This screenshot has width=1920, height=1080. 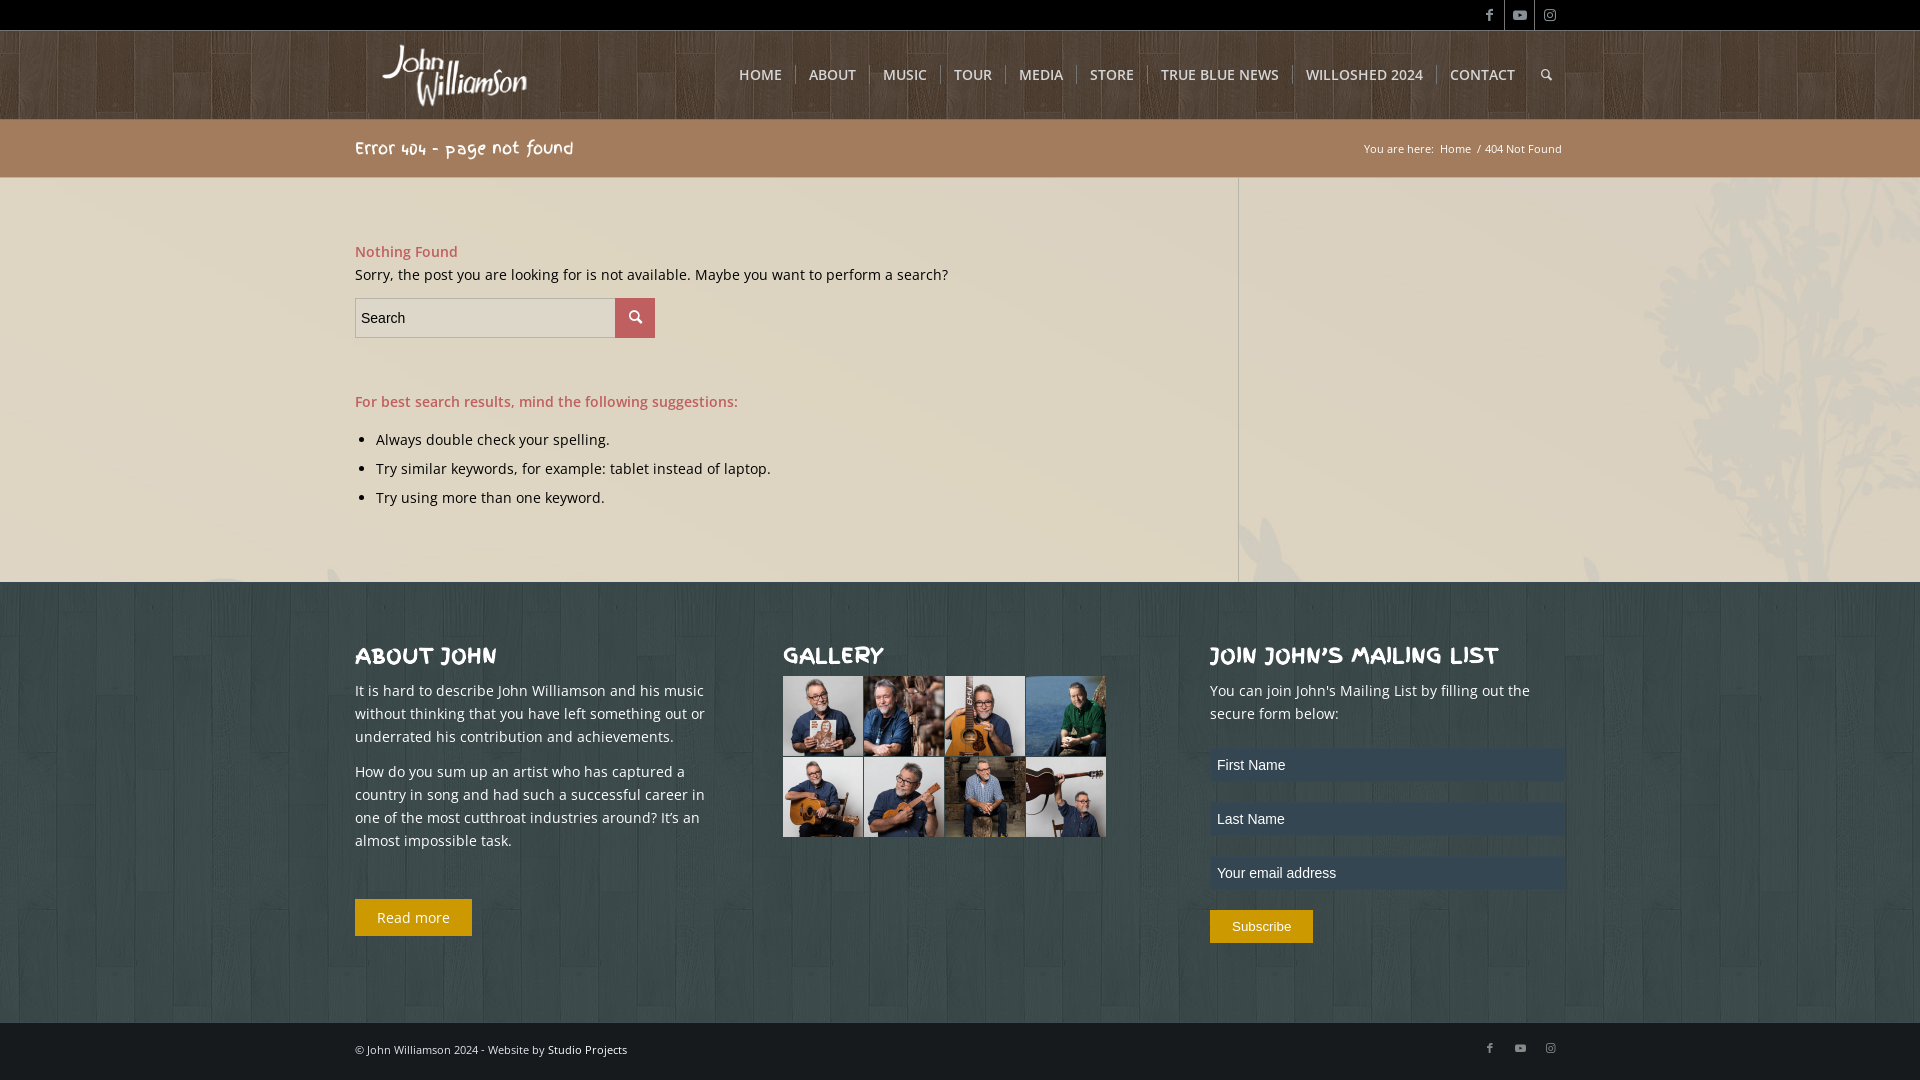 I want to click on 'WILLOSHED 2024', so click(x=1362, y=73).